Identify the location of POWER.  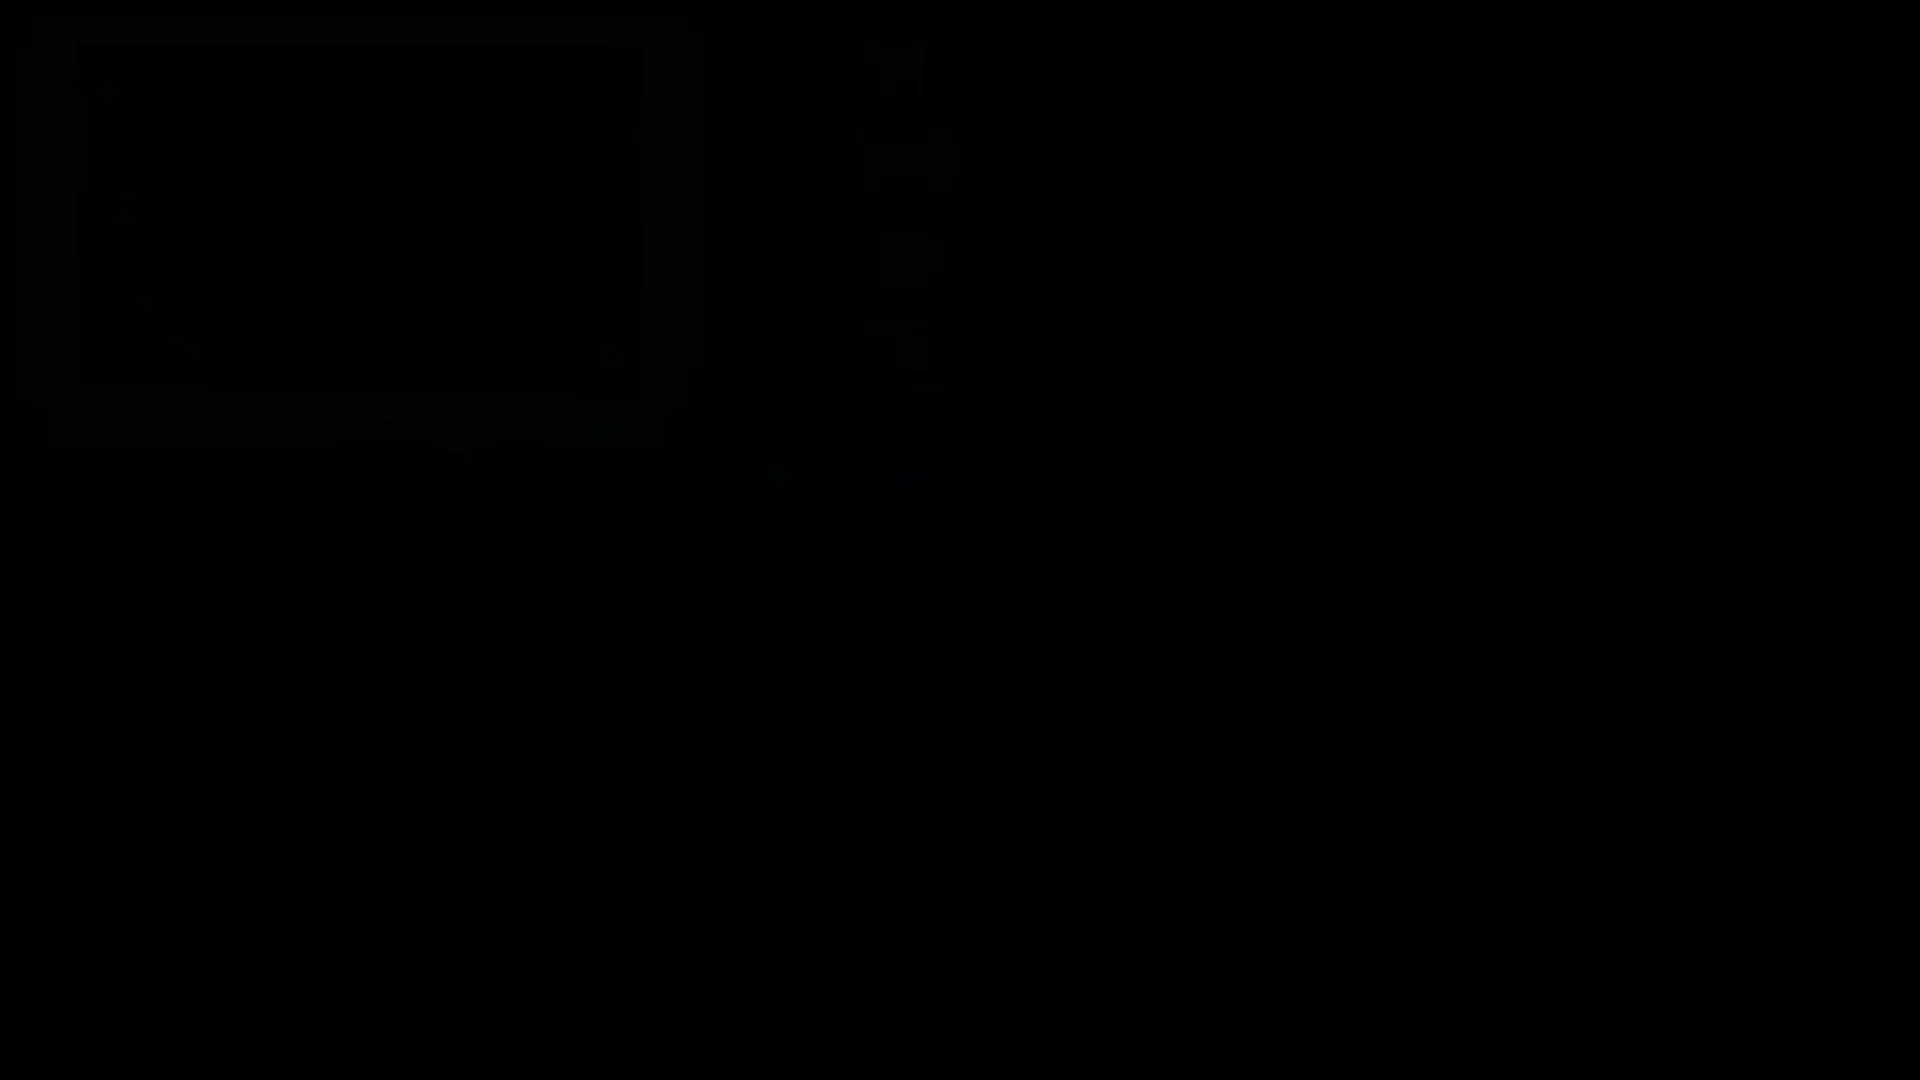
(772, 315).